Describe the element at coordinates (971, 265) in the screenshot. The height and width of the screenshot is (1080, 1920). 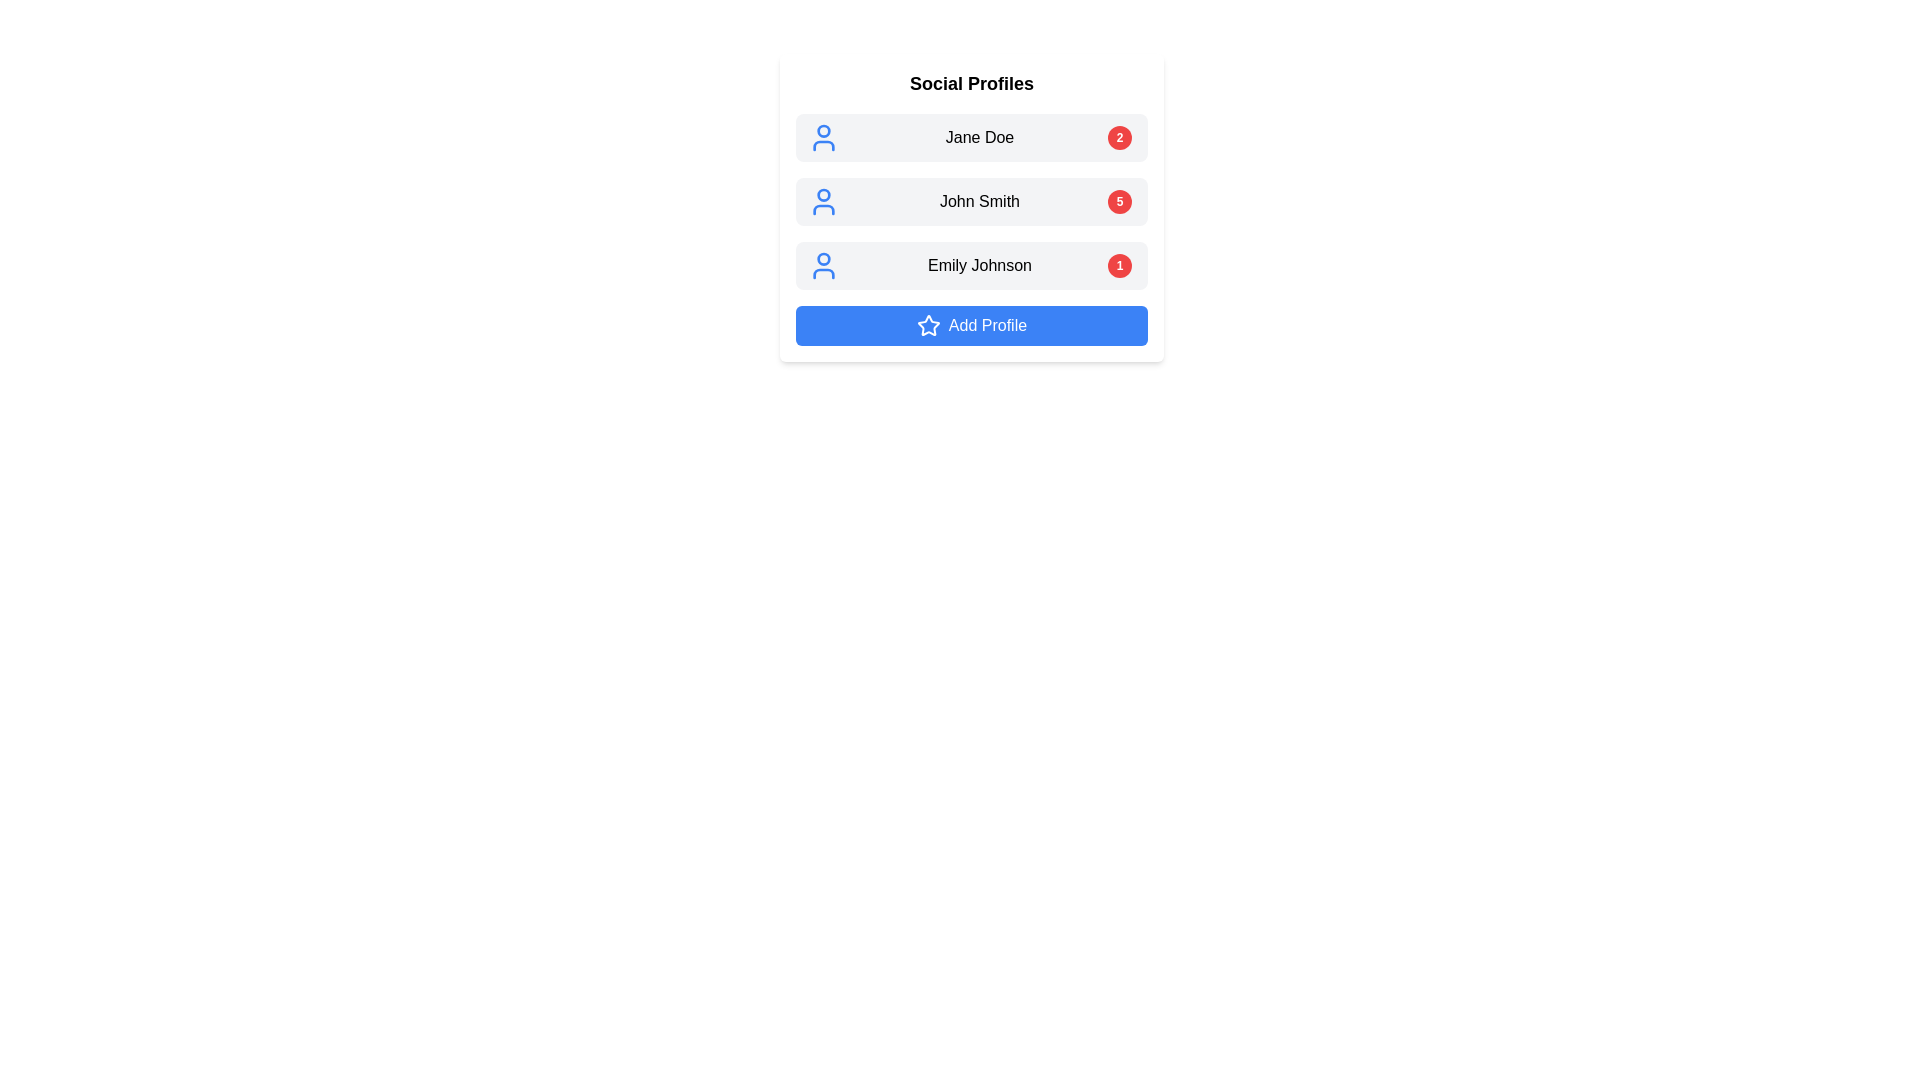
I see `the user profile button for 'Emily Johnson', which is the third card in a vertical list` at that location.